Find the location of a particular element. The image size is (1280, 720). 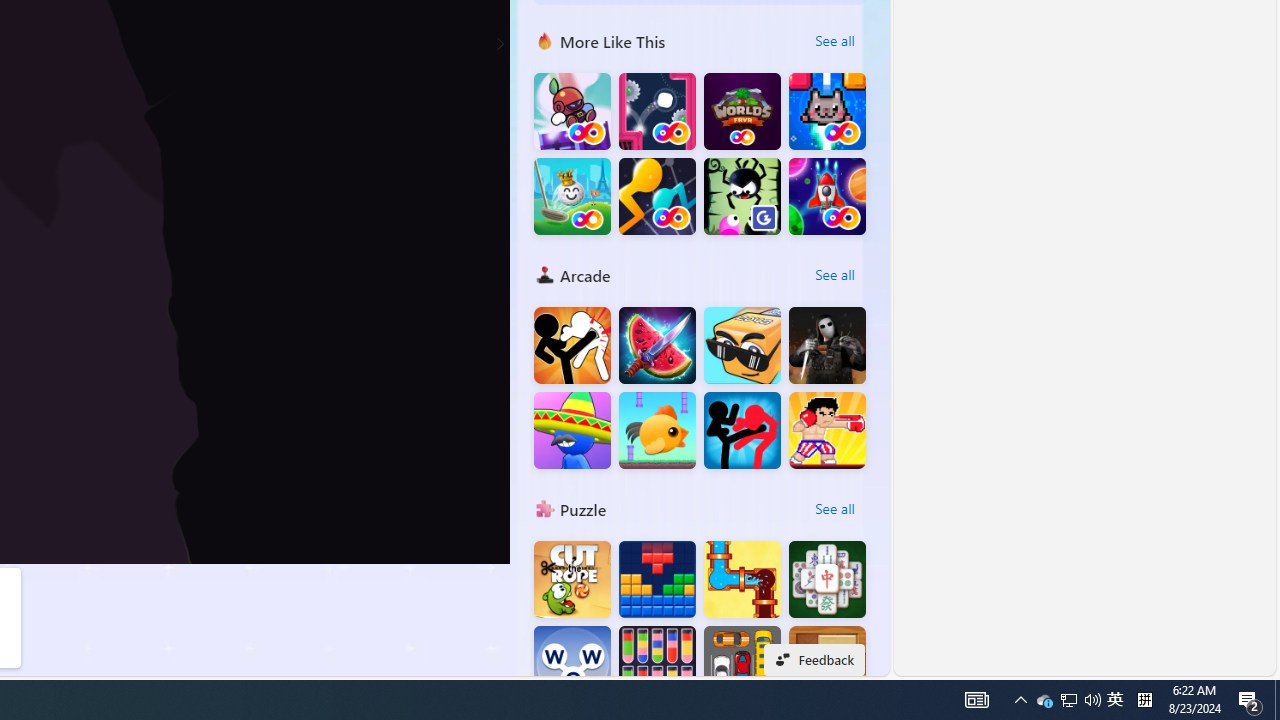

'Plumber World' is located at coordinates (741, 579).